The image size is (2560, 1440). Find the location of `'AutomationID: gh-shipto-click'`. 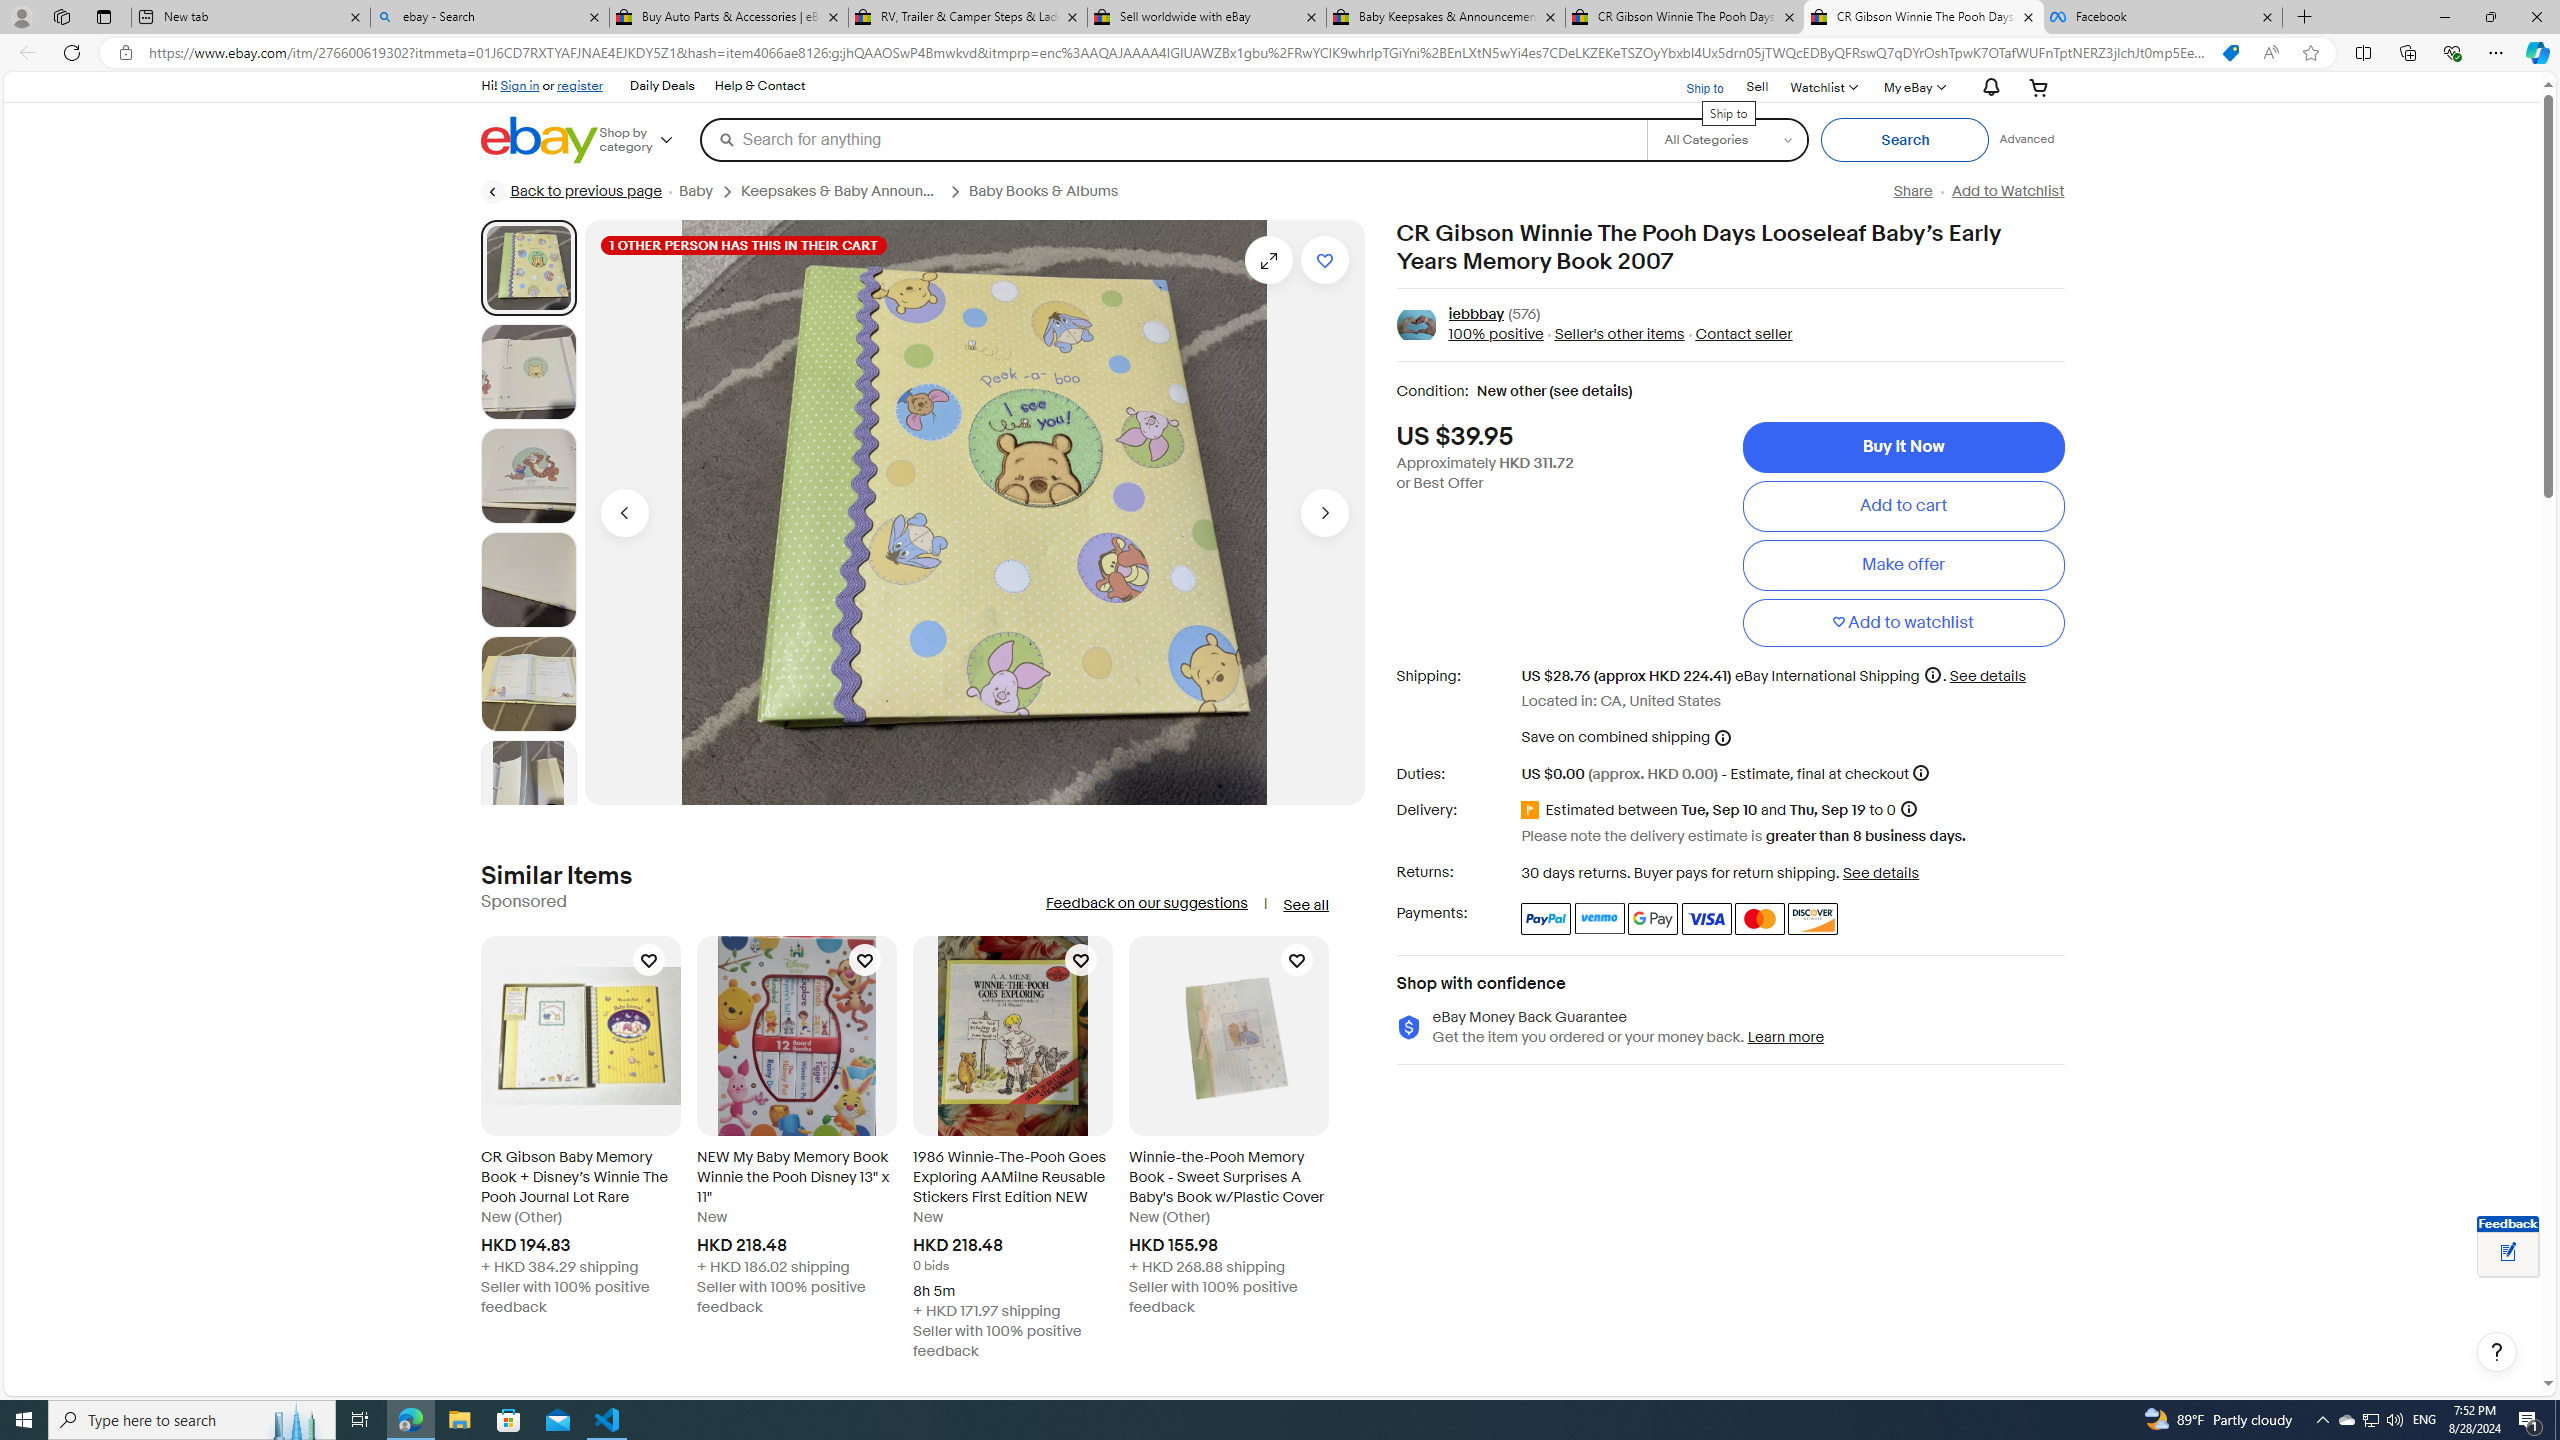

'AutomationID: gh-shipto-click' is located at coordinates (1691, 85).